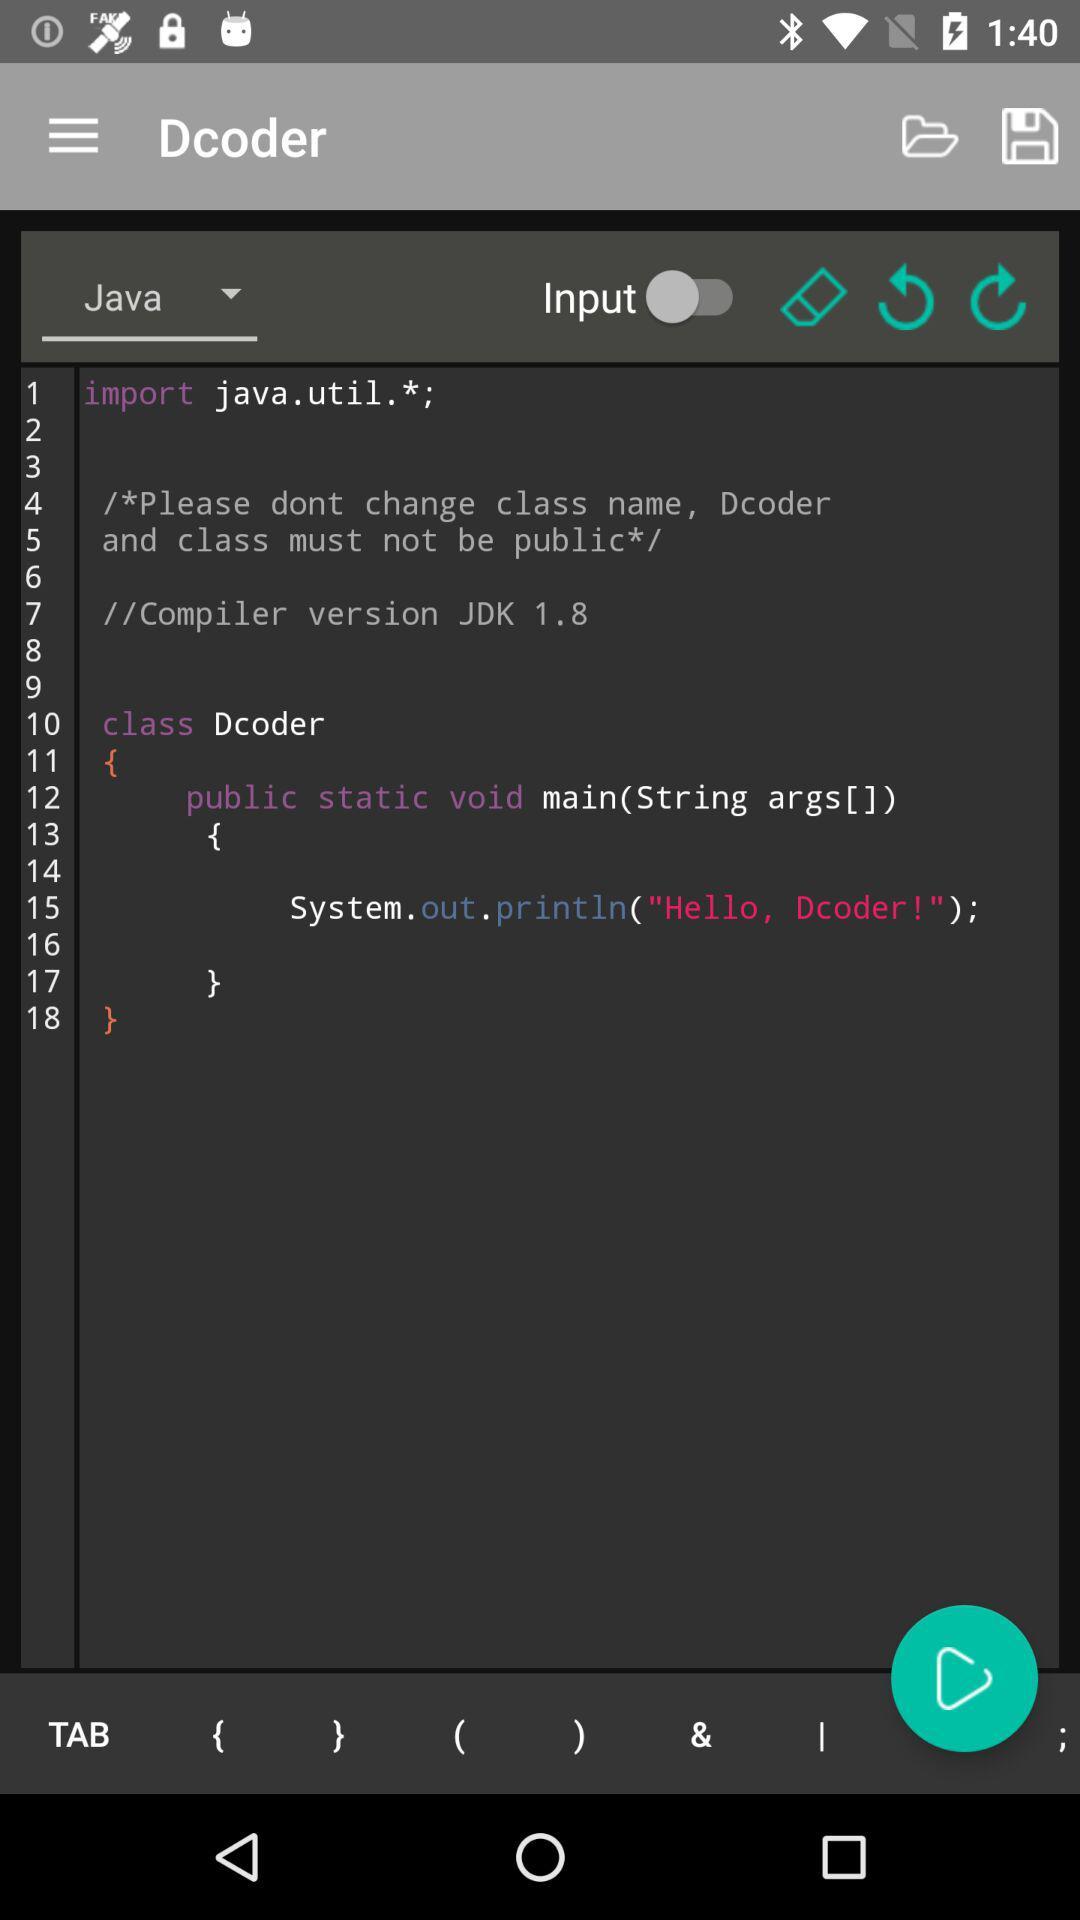  I want to click on run program, so click(963, 1678).